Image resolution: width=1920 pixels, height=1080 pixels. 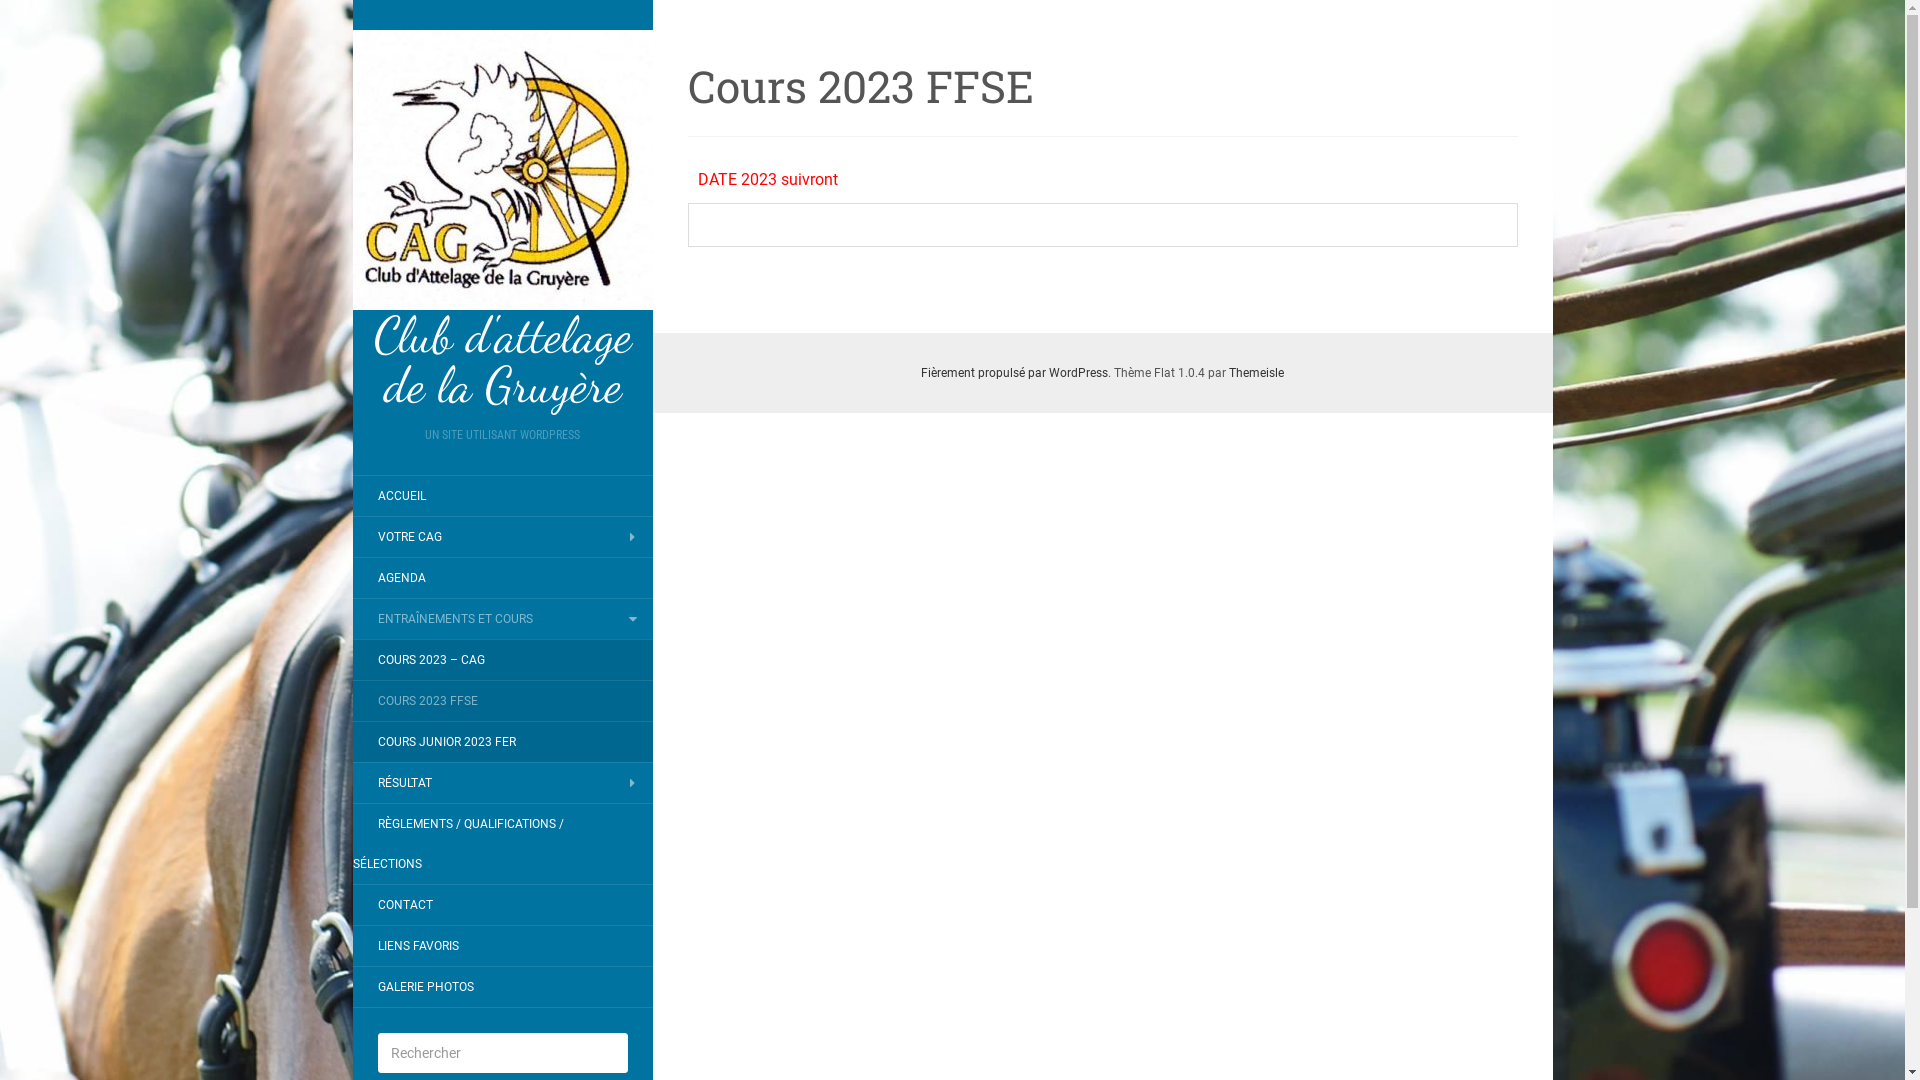 I want to click on 'COURS 2023 FFSE', so click(x=351, y=700).